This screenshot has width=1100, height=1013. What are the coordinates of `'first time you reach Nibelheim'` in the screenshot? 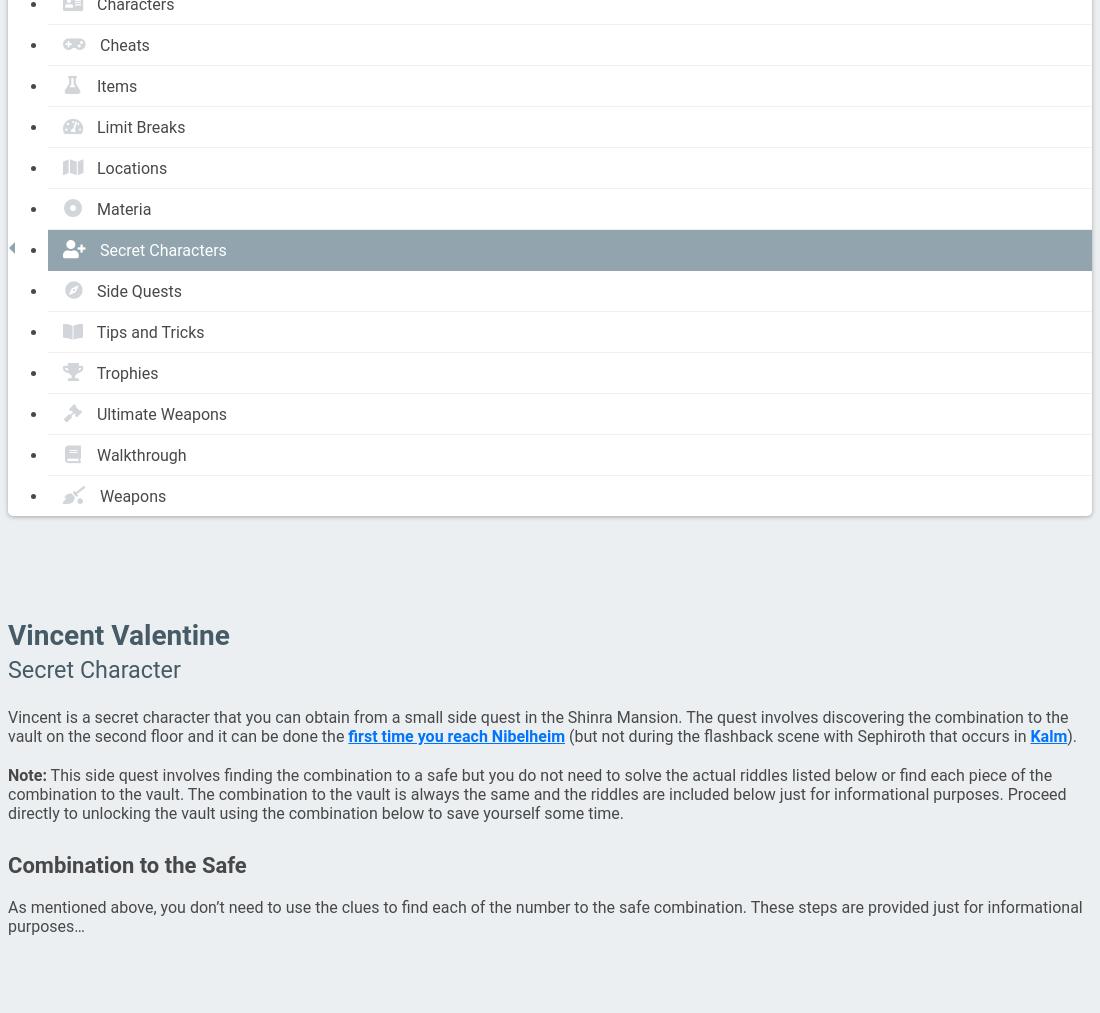 It's located at (454, 736).